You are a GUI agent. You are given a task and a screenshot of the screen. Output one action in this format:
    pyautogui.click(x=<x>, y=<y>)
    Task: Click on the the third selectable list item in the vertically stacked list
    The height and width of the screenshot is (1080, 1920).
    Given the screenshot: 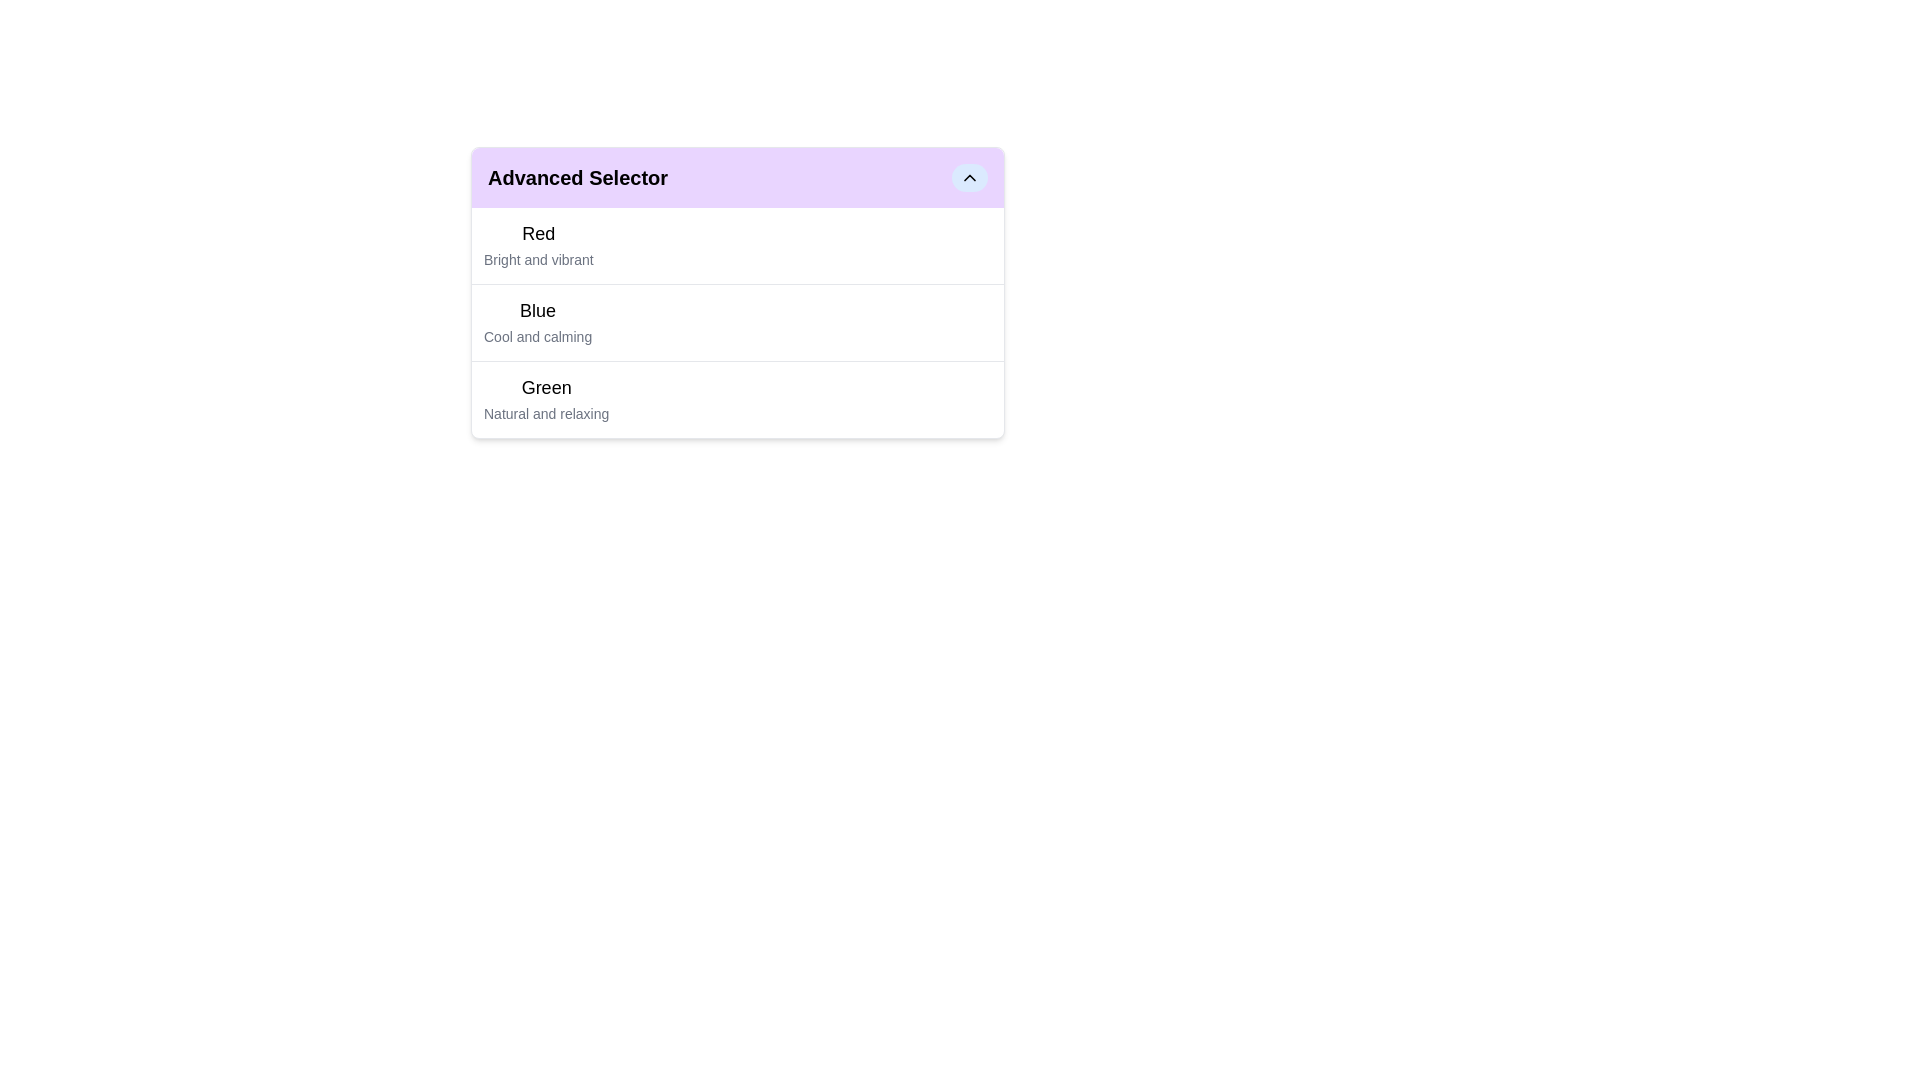 What is the action you would take?
    pyautogui.click(x=737, y=398)
    